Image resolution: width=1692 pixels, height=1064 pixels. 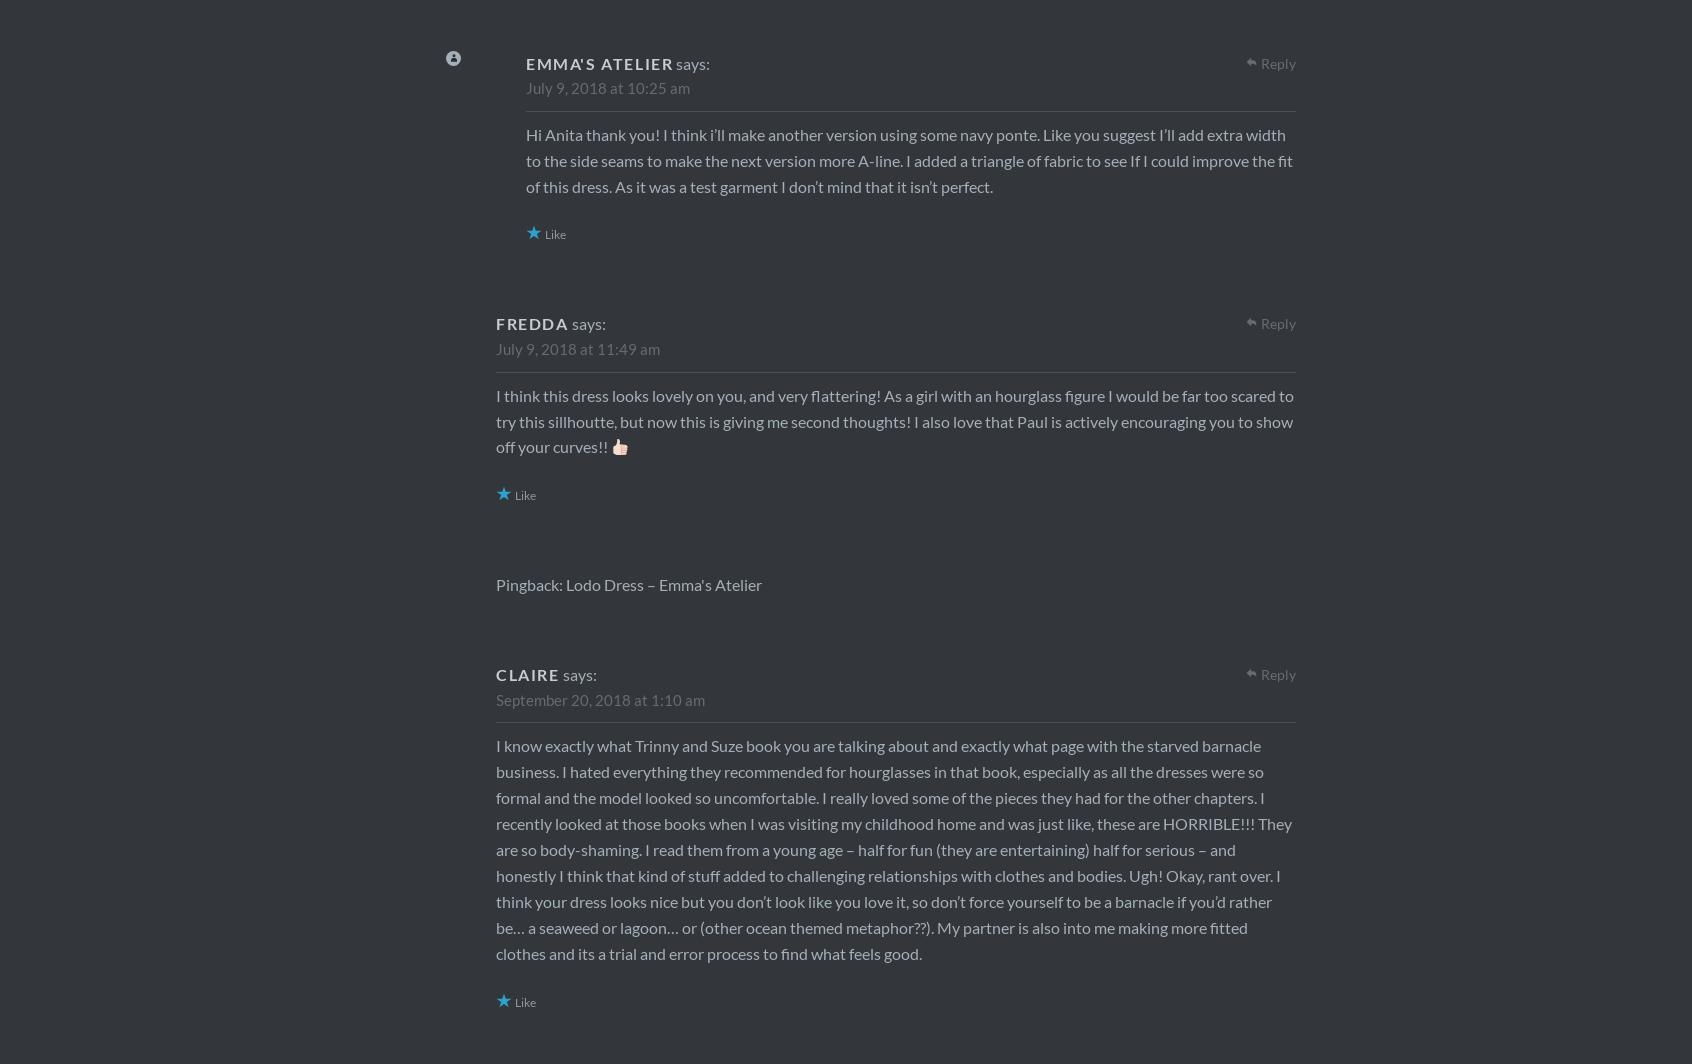 What do you see at coordinates (908, 159) in the screenshot?
I see `'Hi Anita thank you! I think i’ll make another version using some navy ponte. Like you suggest I’ll add extra width to the side seams to make the next version more A-line. I added a triangle of fabric to see If I could improve the fit of this dress. As it was a test garment I don’t mind that it isn’t perfect.'` at bounding box center [908, 159].